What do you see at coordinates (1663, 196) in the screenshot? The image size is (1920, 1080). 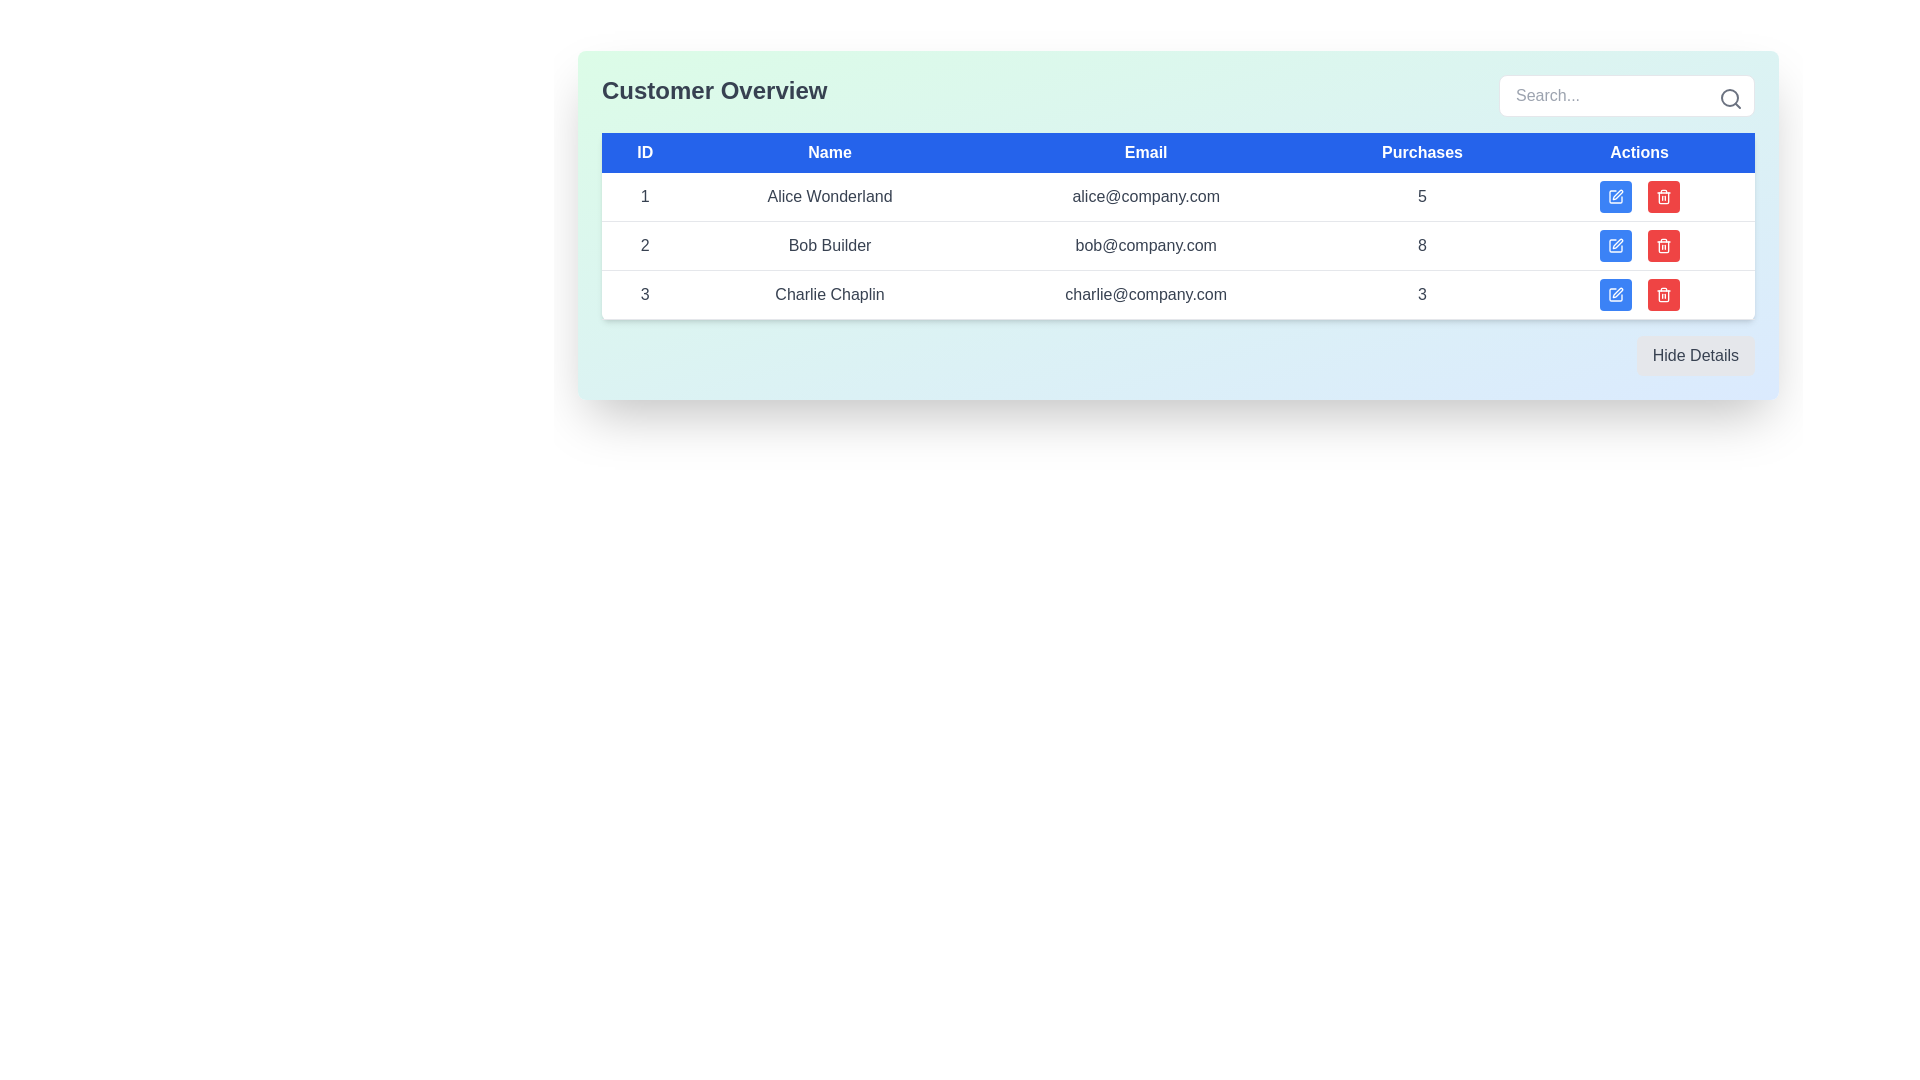 I see `the red trash icon button in the Actions column of the first row in the data table` at bounding box center [1663, 196].